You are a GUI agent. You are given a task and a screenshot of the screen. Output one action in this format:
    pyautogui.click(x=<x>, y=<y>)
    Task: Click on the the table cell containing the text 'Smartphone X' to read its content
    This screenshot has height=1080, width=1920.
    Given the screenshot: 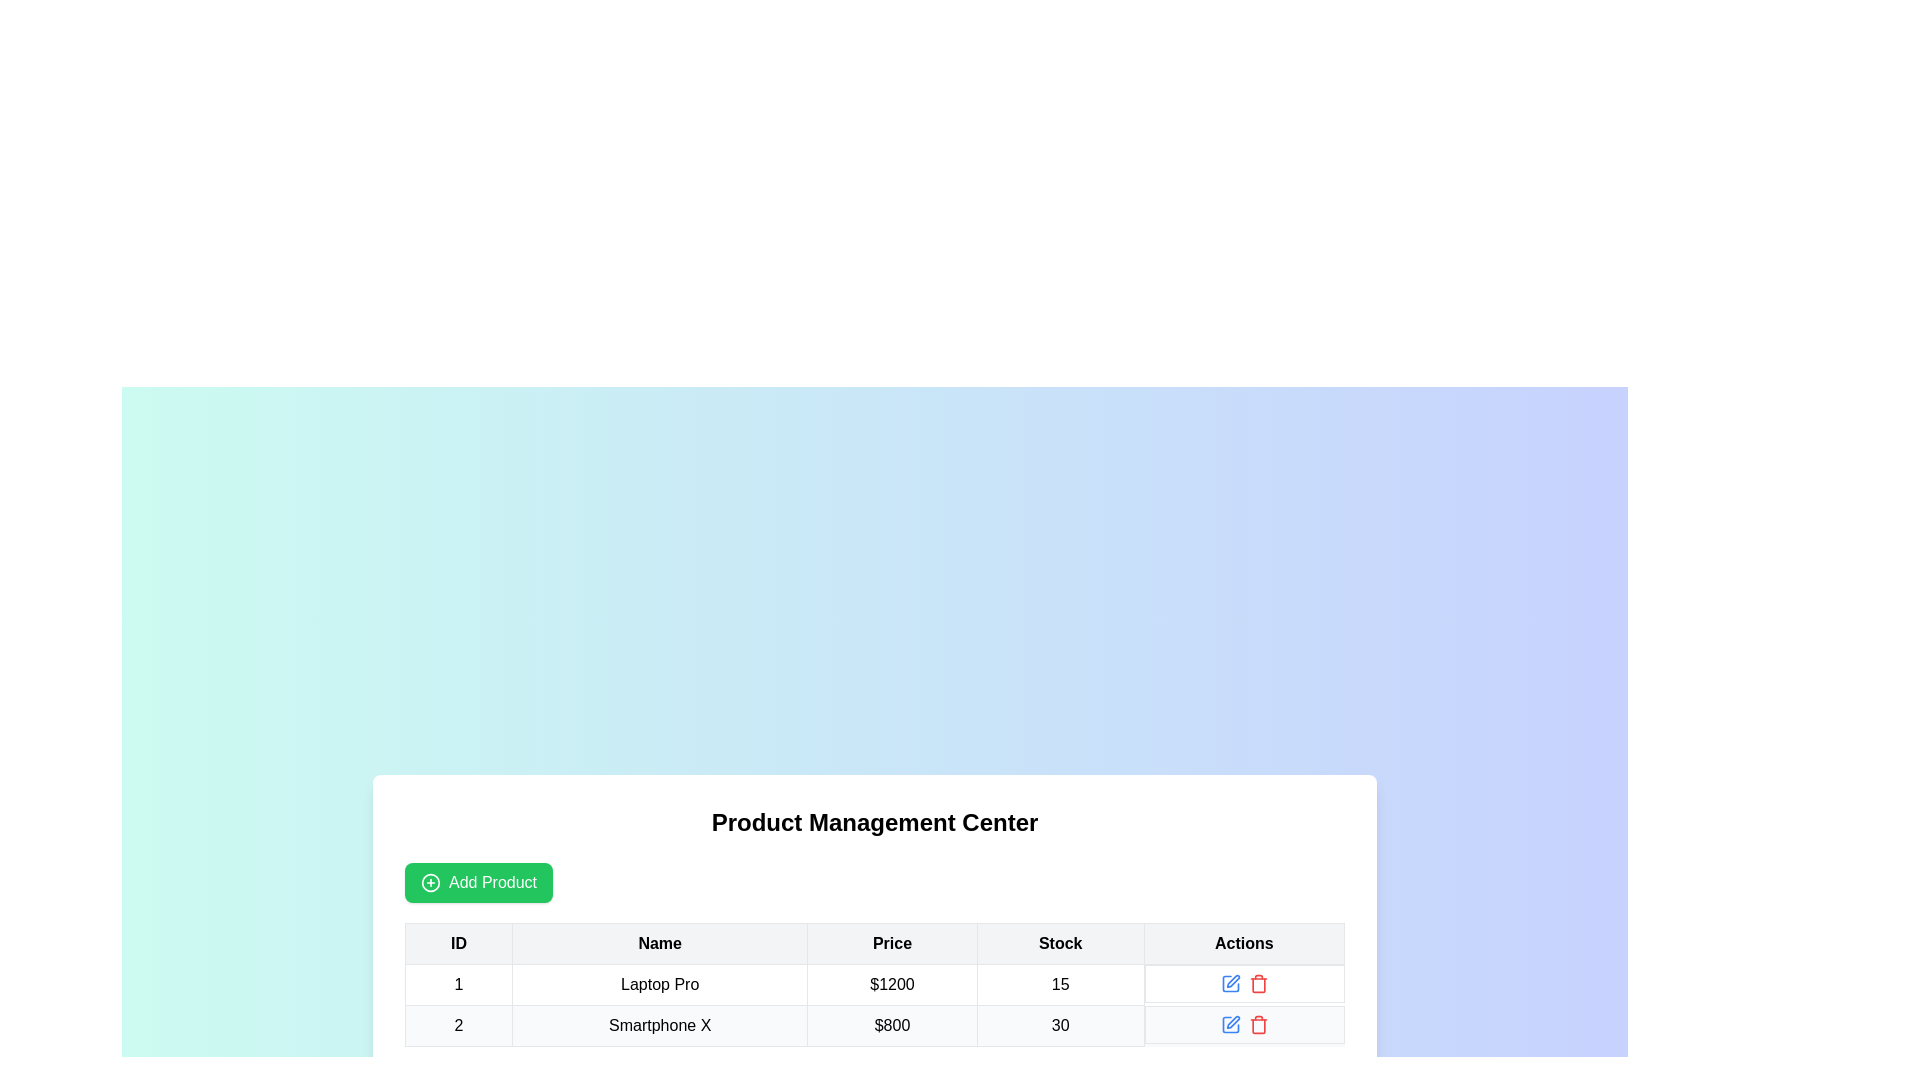 What is the action you would take?
    pyautogui.click(x=660, y=1026)
    